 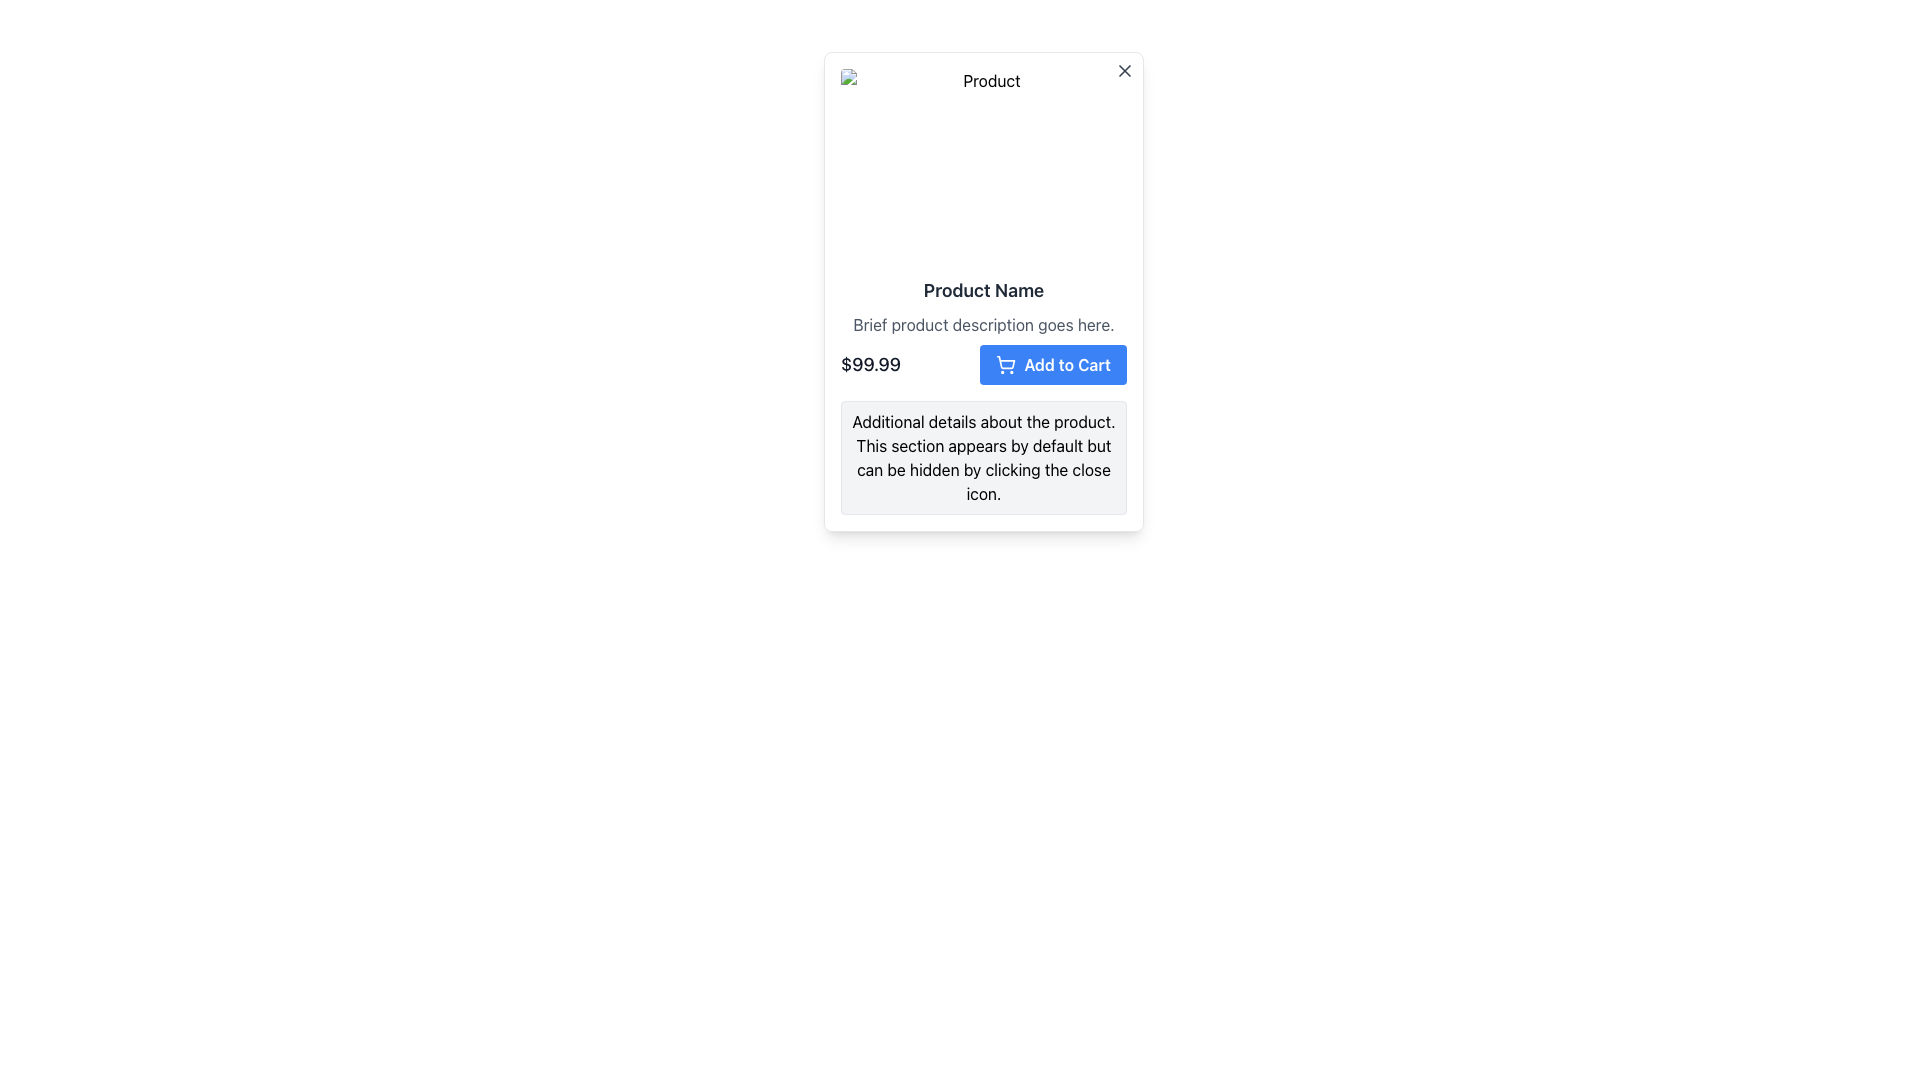 I want to click on the image placeholder at the top of the product card, so click(x=983, y=164).